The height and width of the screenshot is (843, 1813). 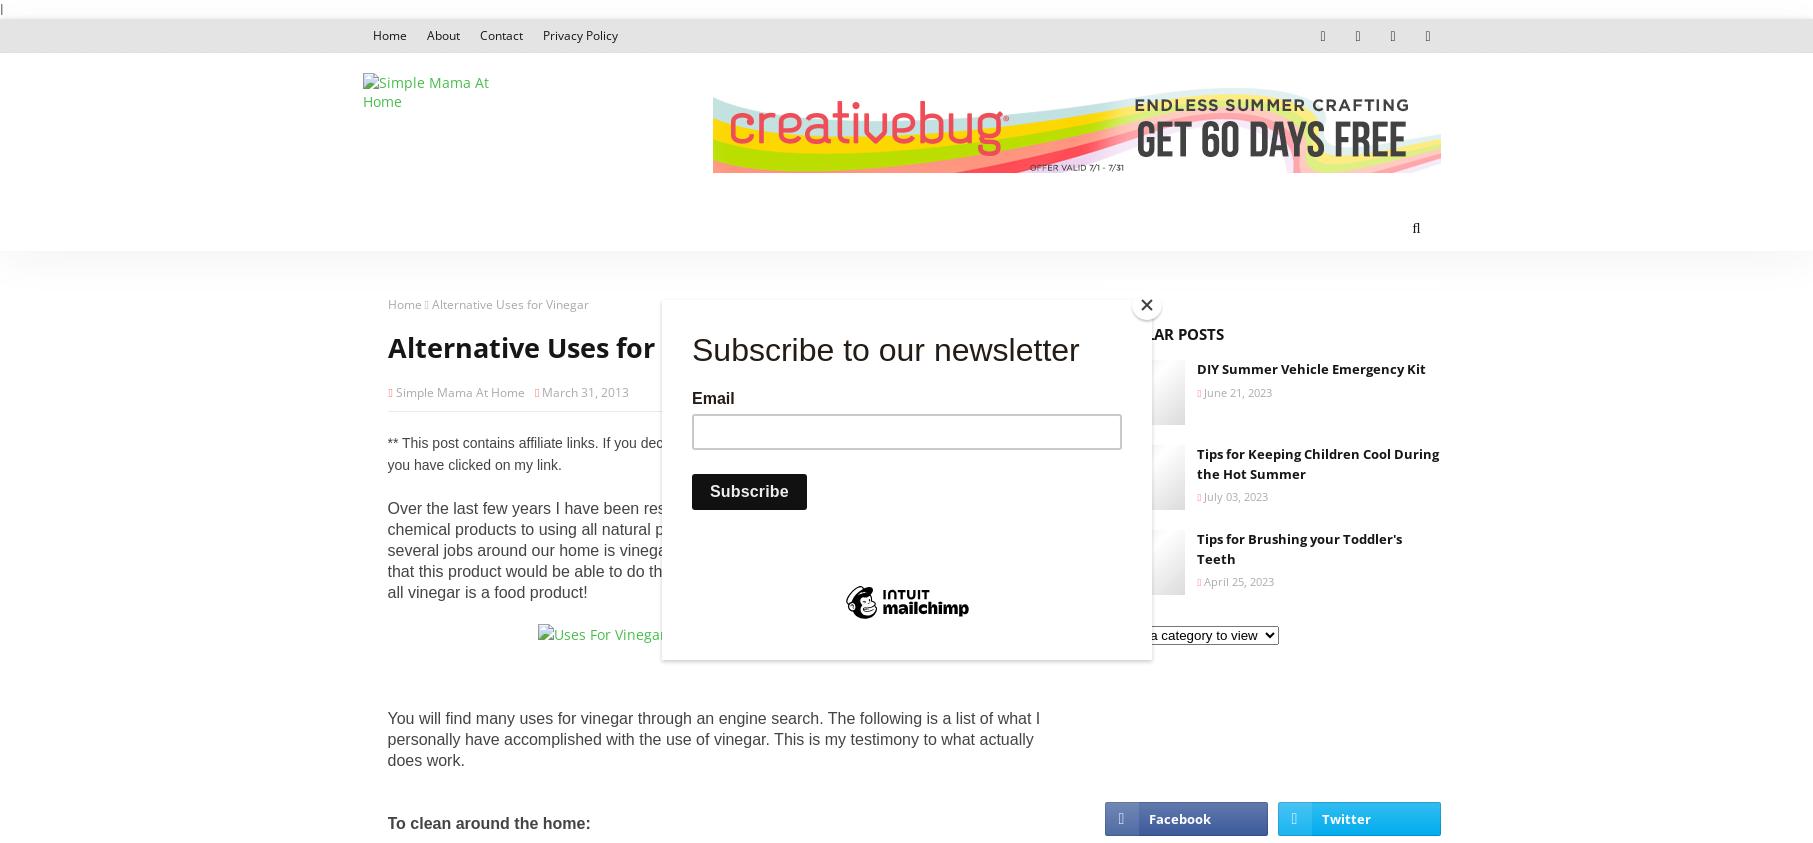 I want to click on 'Tips for Keeping Children Cool During the Hot Summer', so click(x=1316, y=463).